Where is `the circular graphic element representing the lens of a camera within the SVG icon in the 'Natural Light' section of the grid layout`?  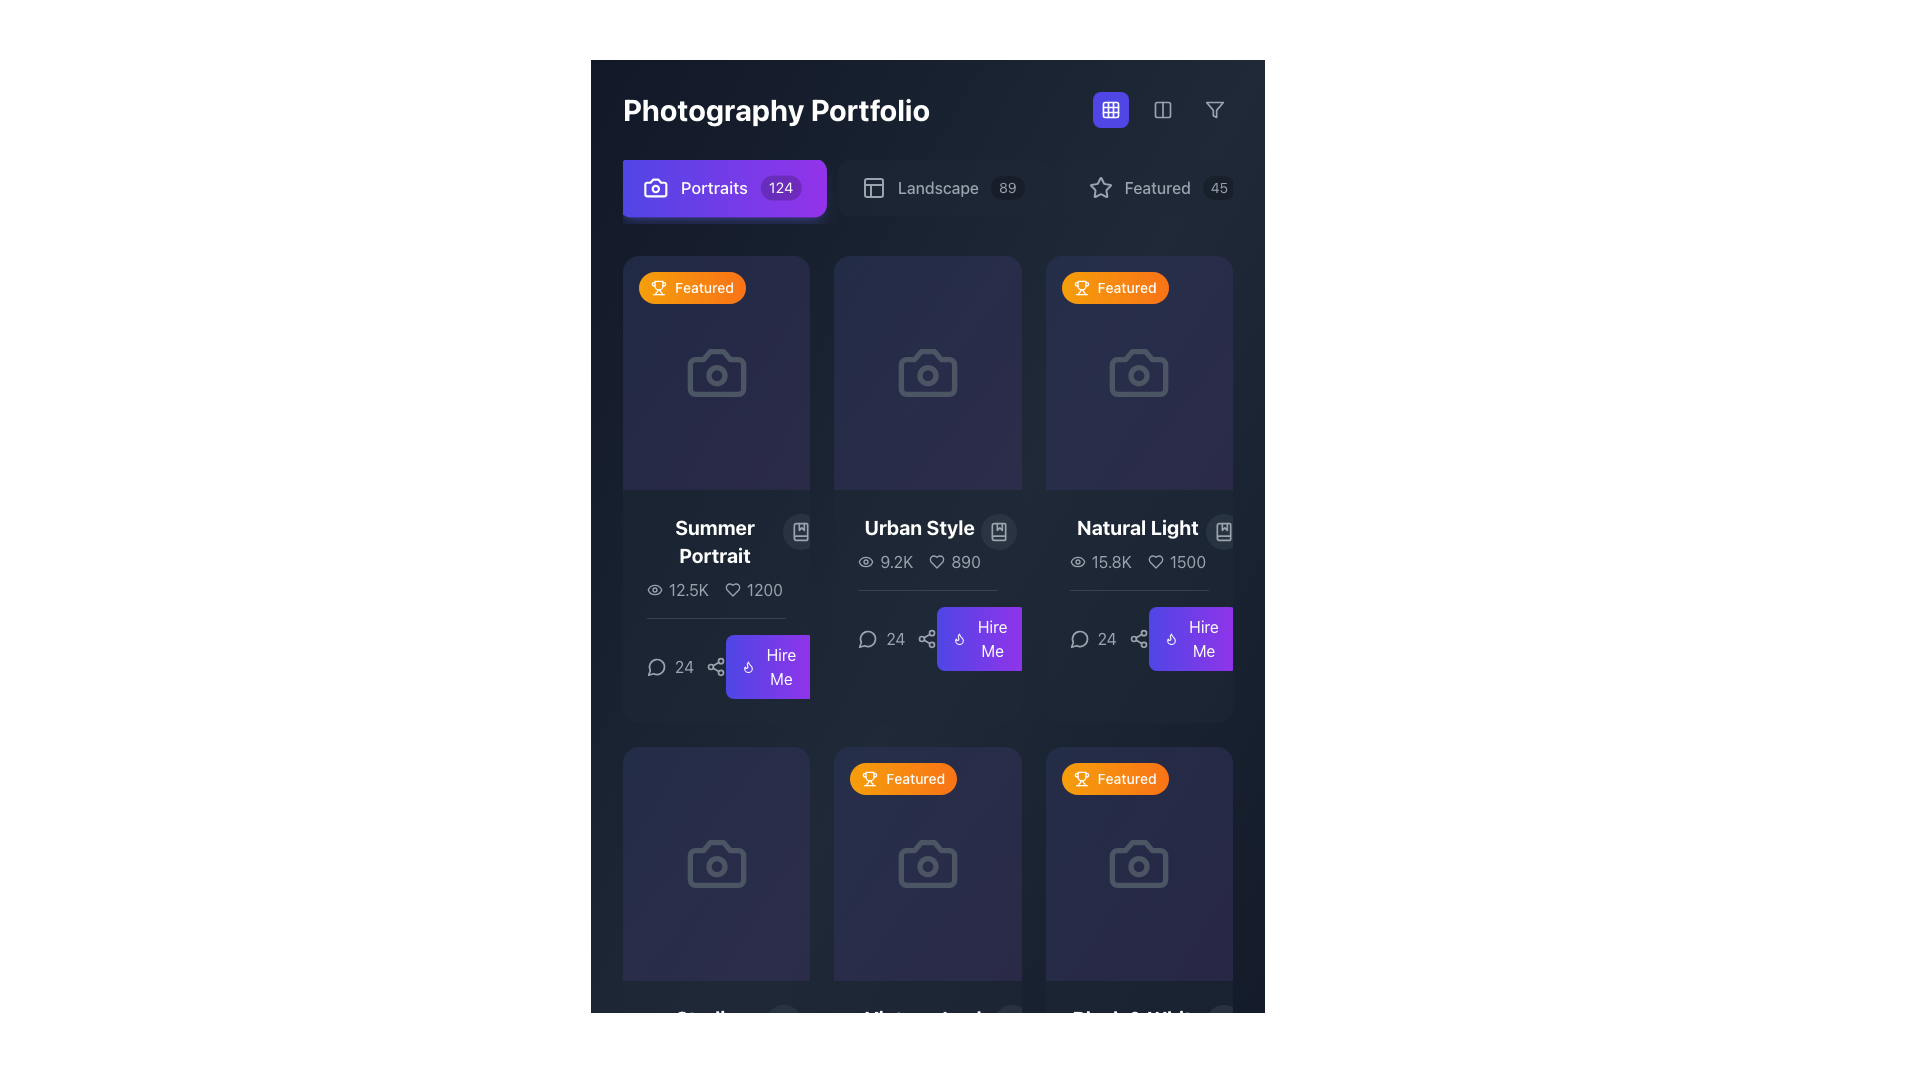 the circular graphic element representing the lens of a camera within the SVG icon in the 'Natural Light' section of the grid layout is located at coordinates (1139, 375).